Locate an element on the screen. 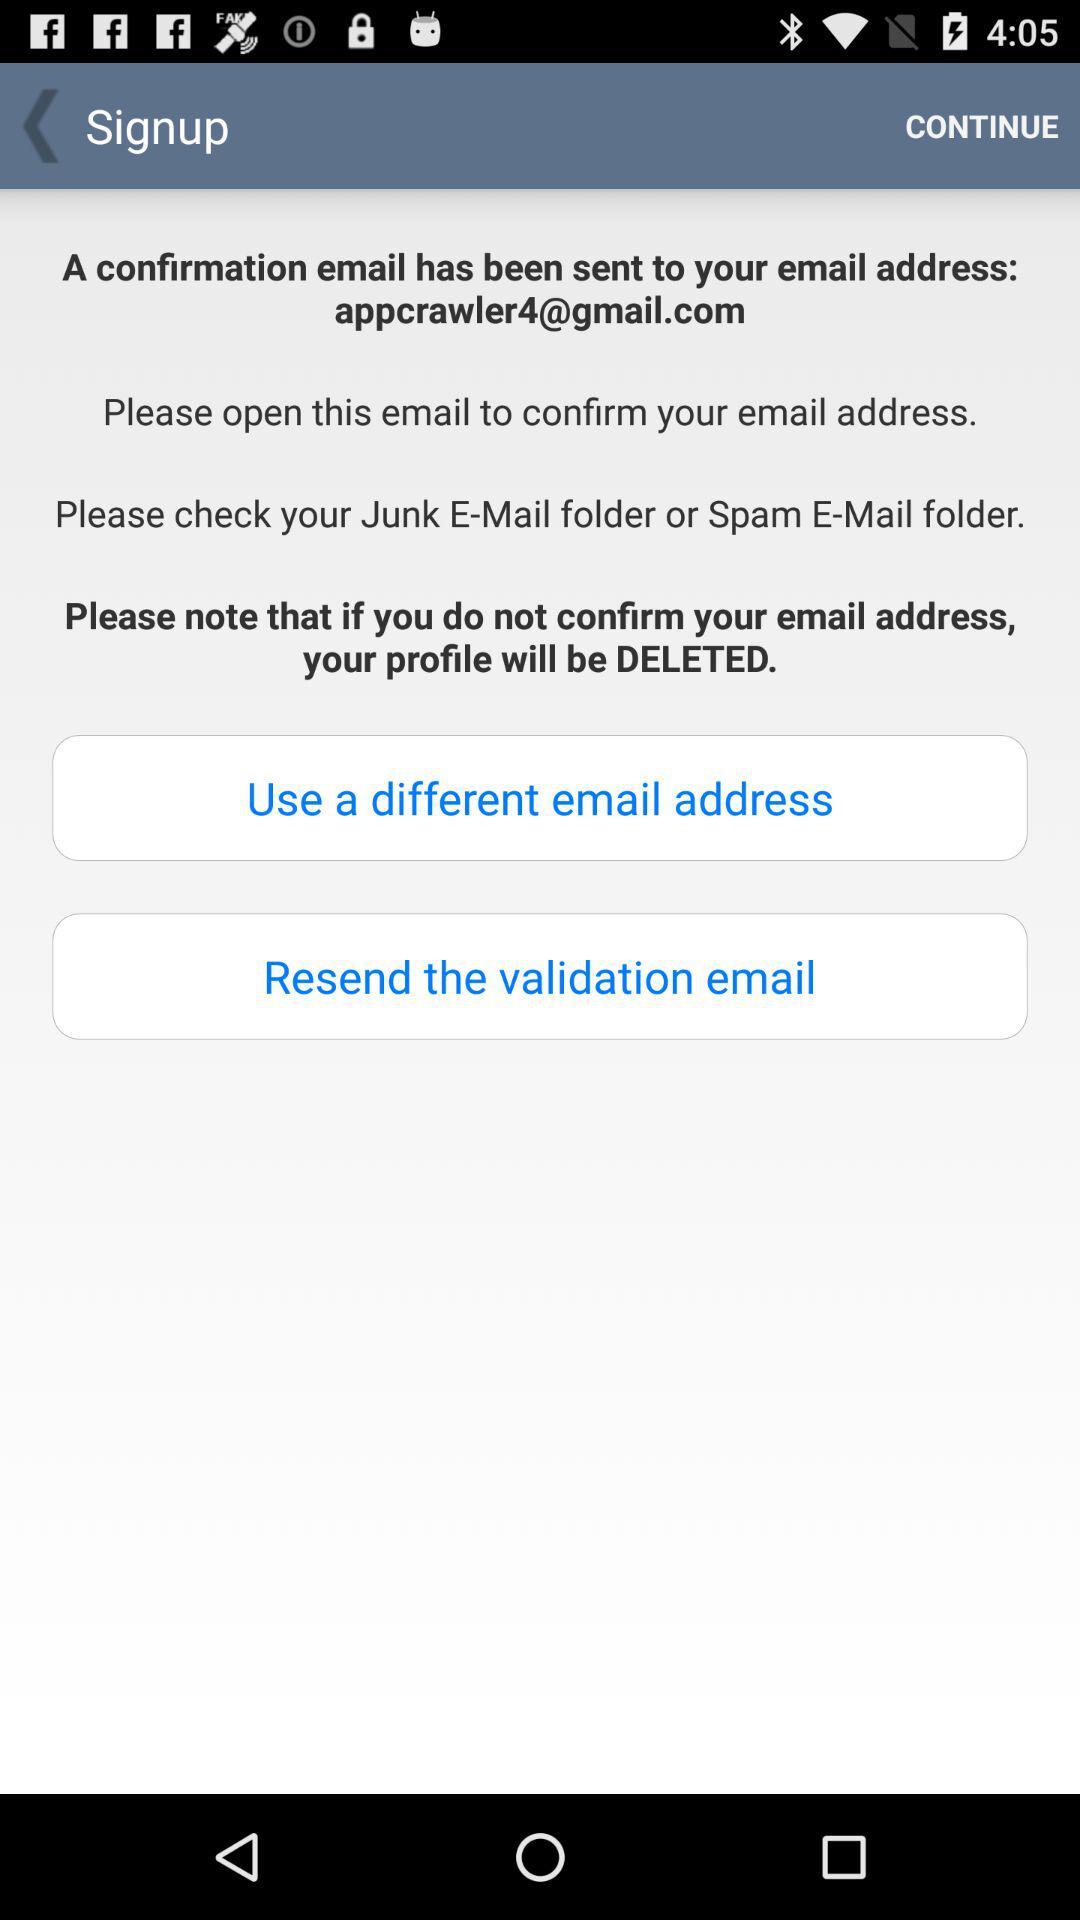 This screenshot has height=1920, width=1080. the app to the right of signup app is located at coordinates (981, 124).